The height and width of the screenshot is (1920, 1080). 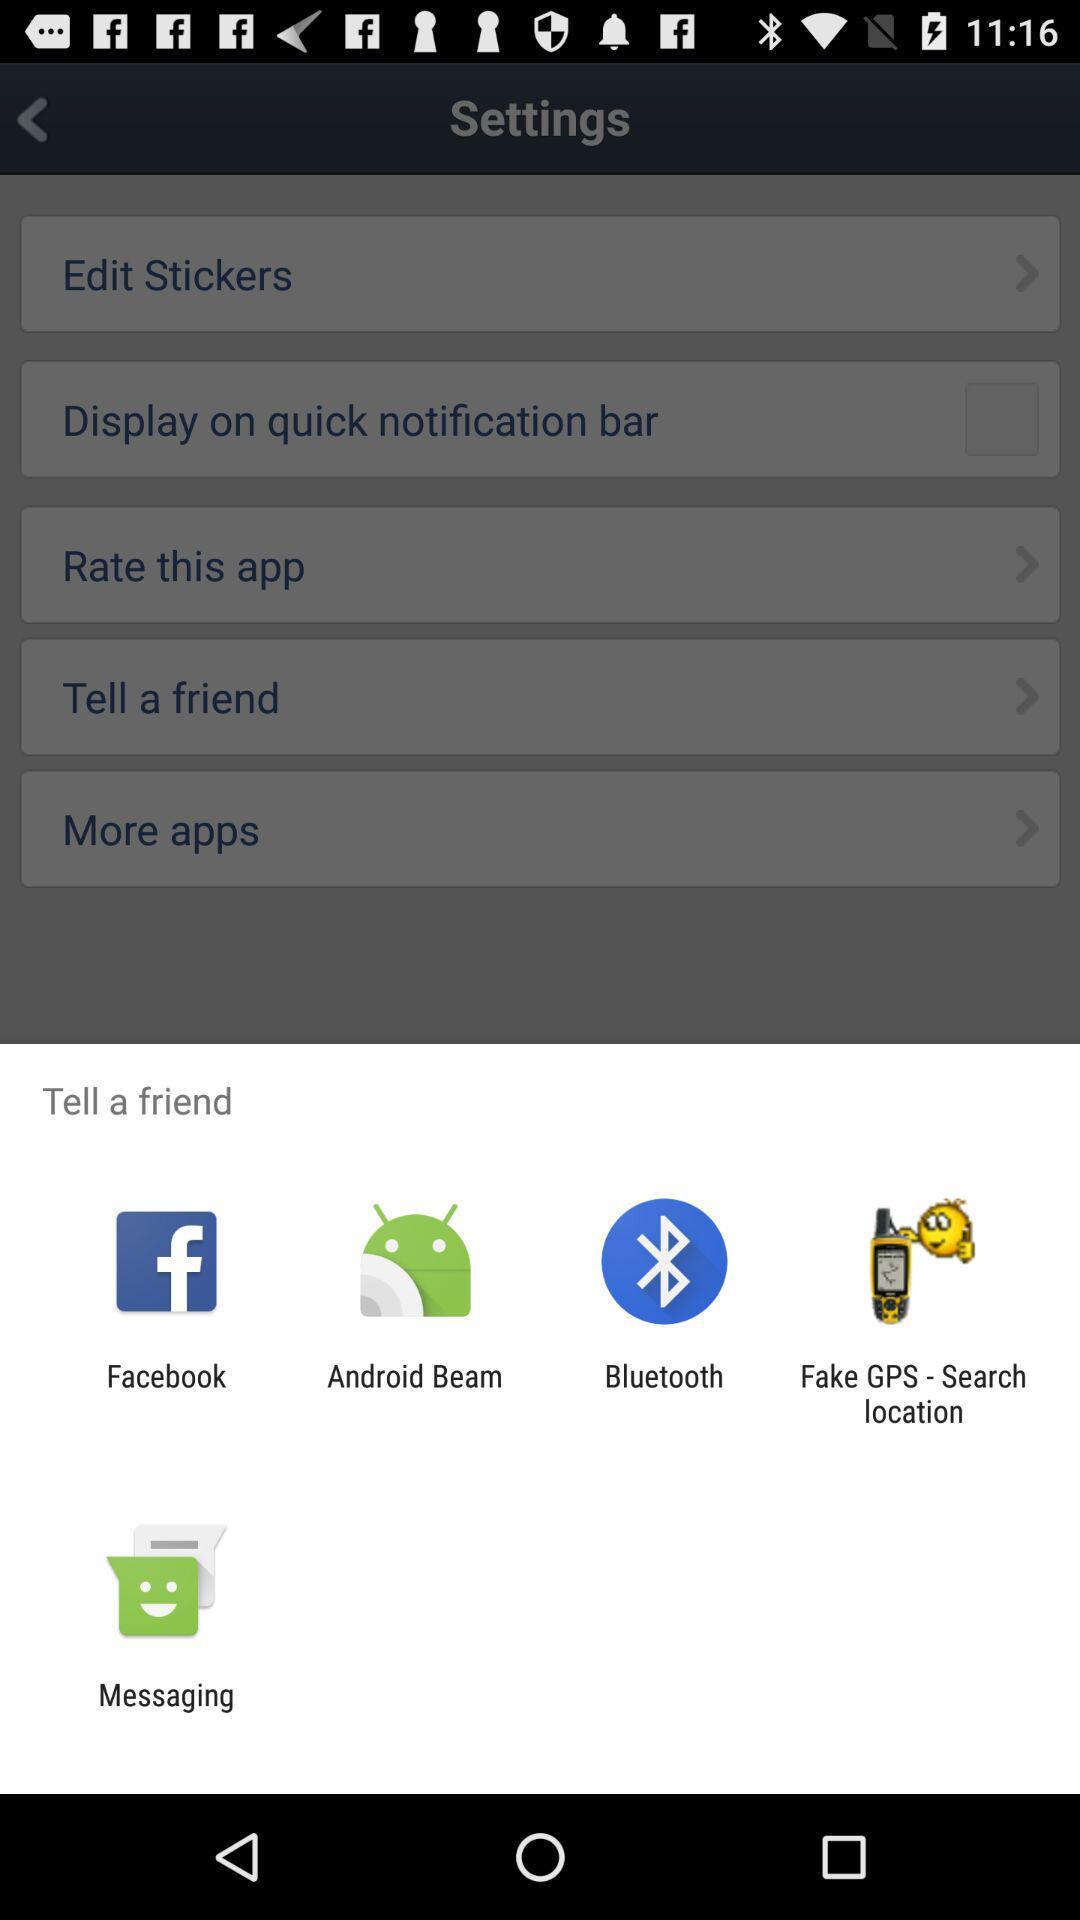 I want to click on facebook app, so click(x=165, y=1392).